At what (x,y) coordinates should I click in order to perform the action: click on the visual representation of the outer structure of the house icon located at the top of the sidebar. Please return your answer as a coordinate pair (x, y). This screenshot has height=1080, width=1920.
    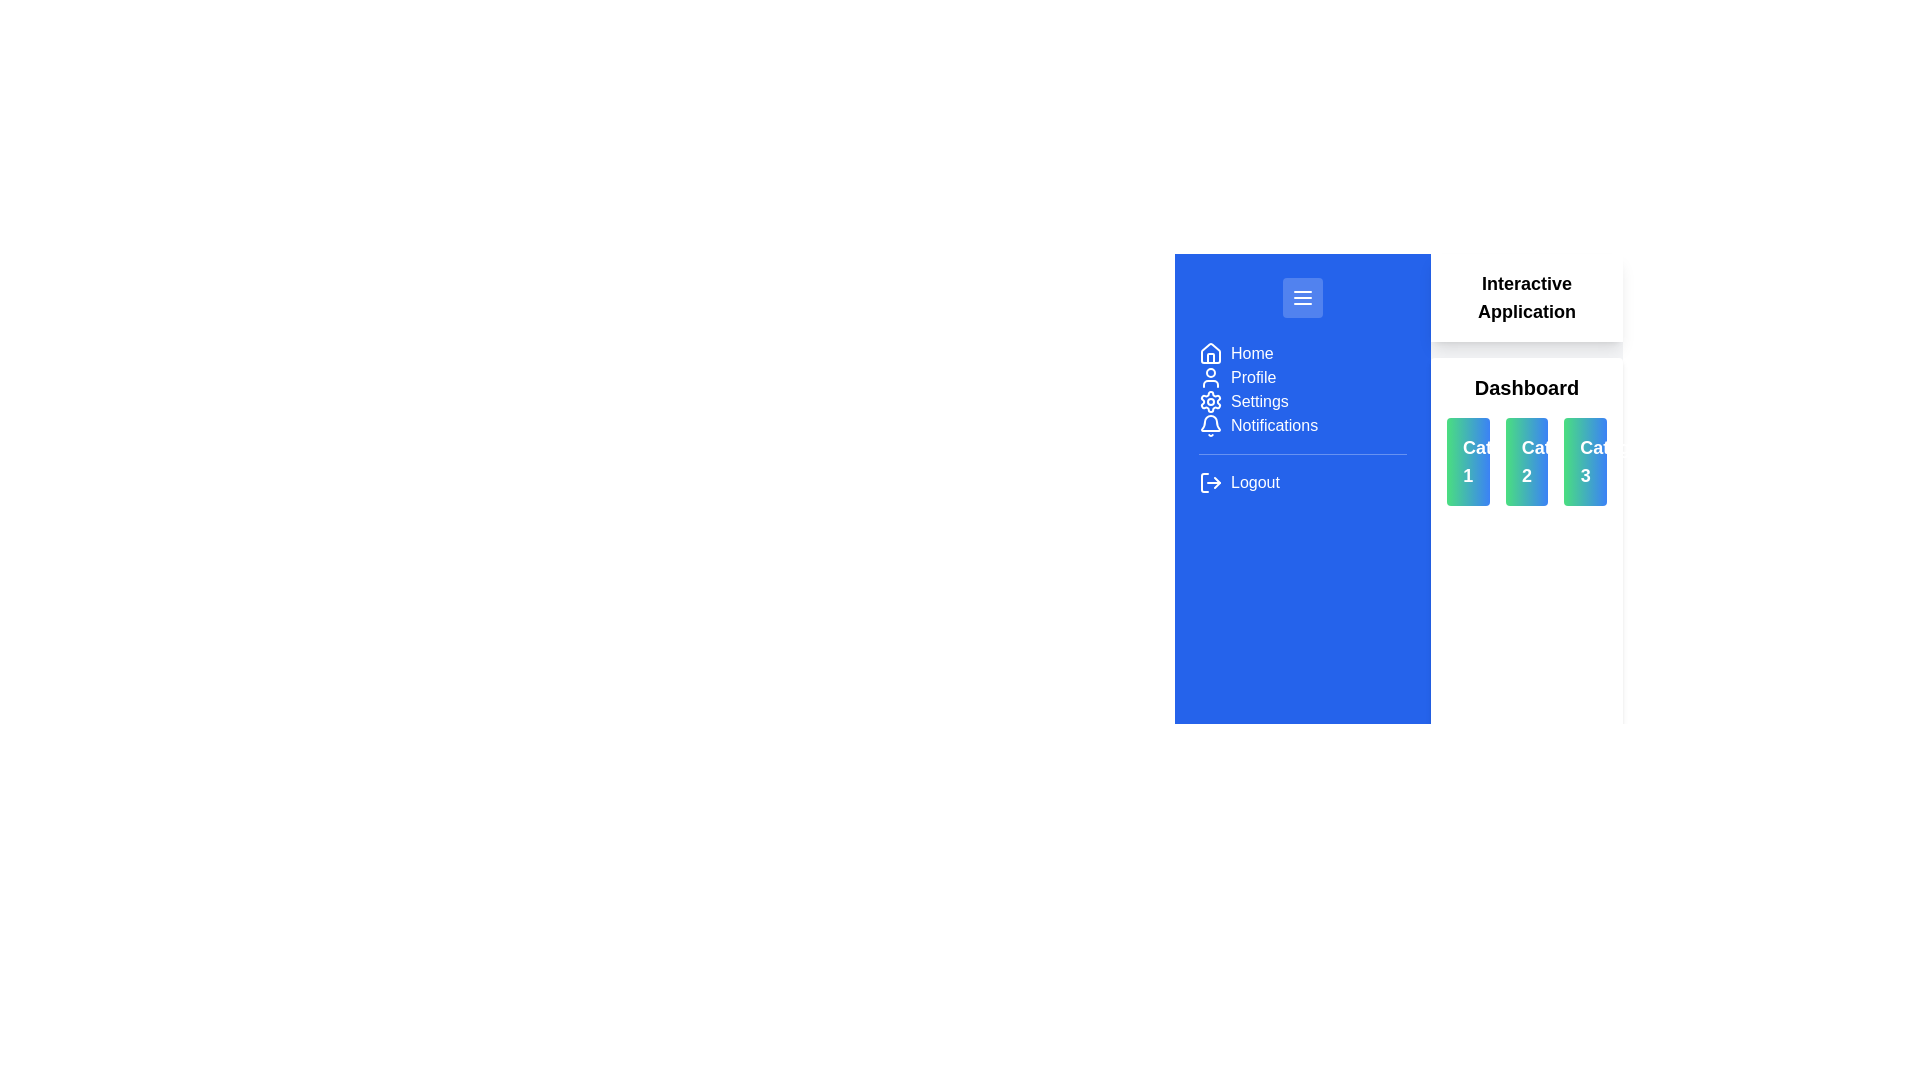
    Looking at the image, I should click on (1209, 352).